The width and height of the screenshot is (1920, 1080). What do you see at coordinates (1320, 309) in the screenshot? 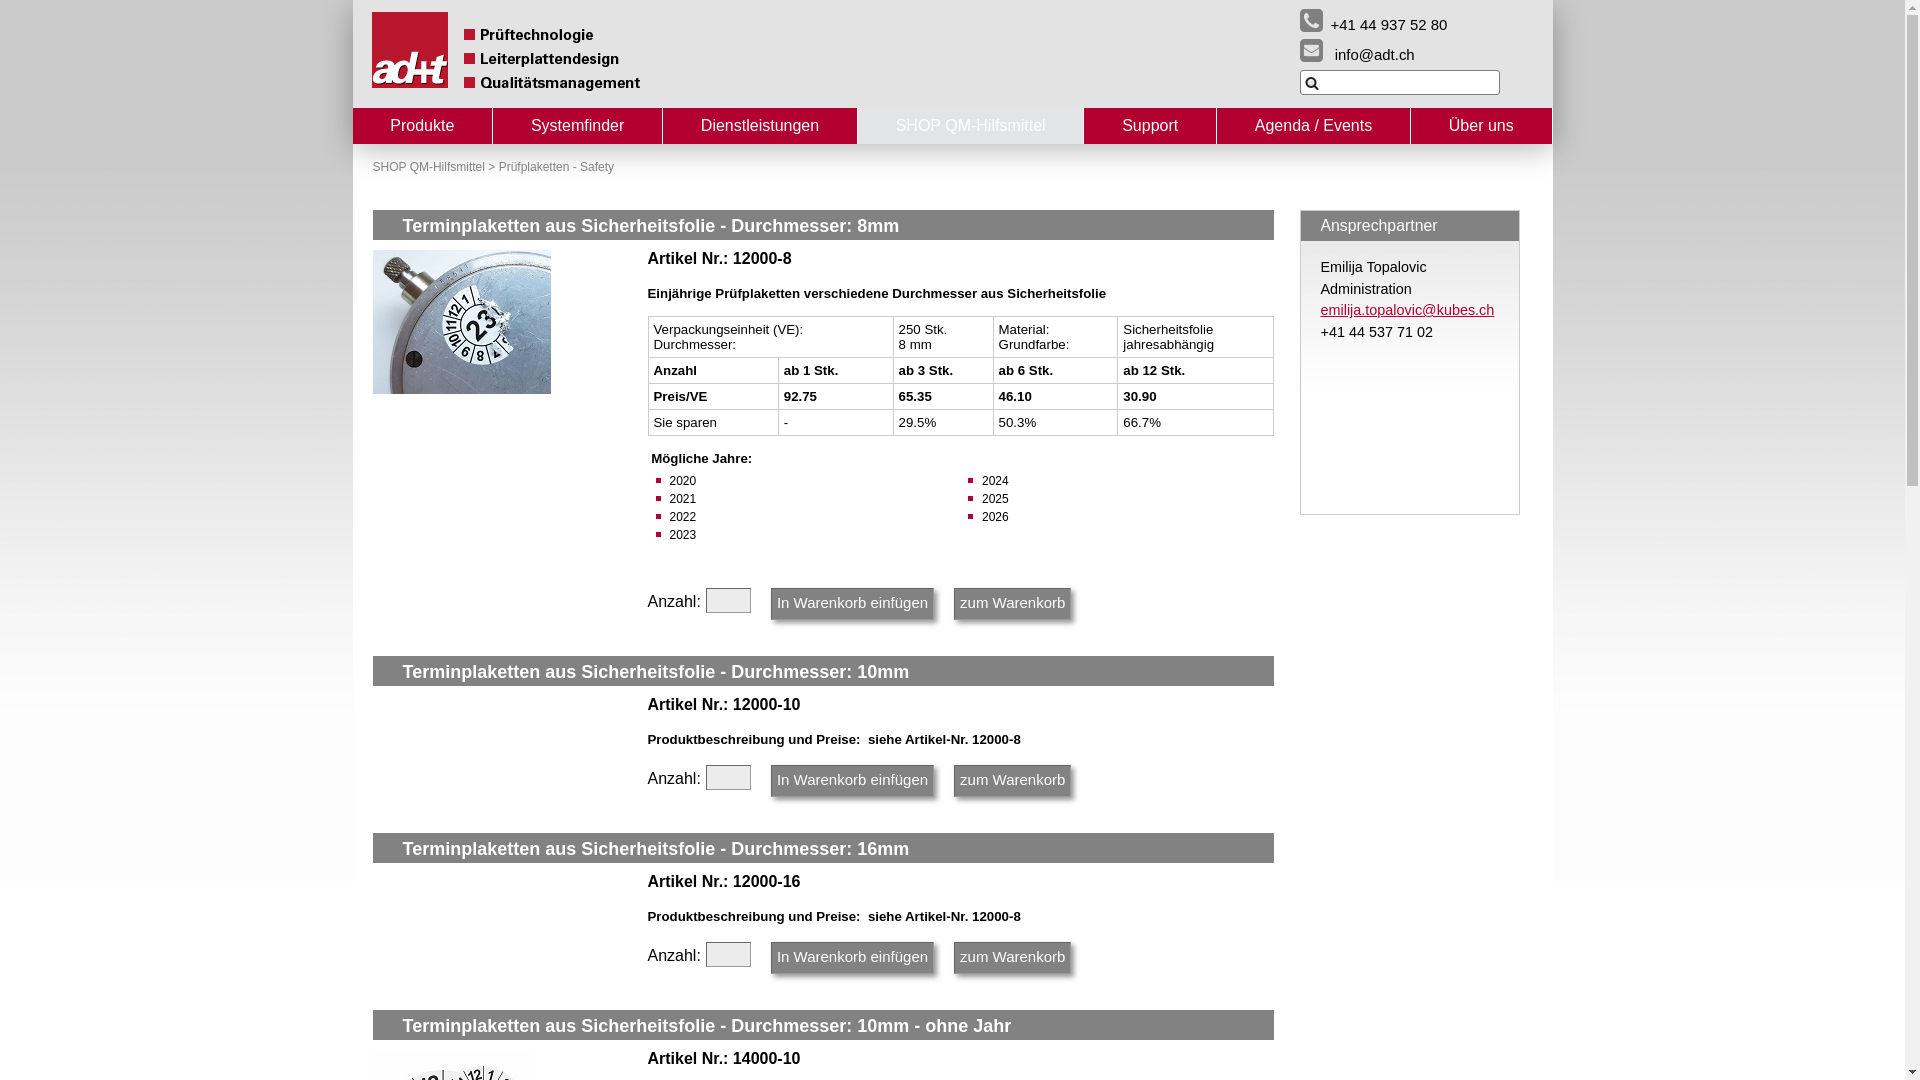
I see `'emilija.topalovic@kubes.ch'` at bounding box center [1320, 309].